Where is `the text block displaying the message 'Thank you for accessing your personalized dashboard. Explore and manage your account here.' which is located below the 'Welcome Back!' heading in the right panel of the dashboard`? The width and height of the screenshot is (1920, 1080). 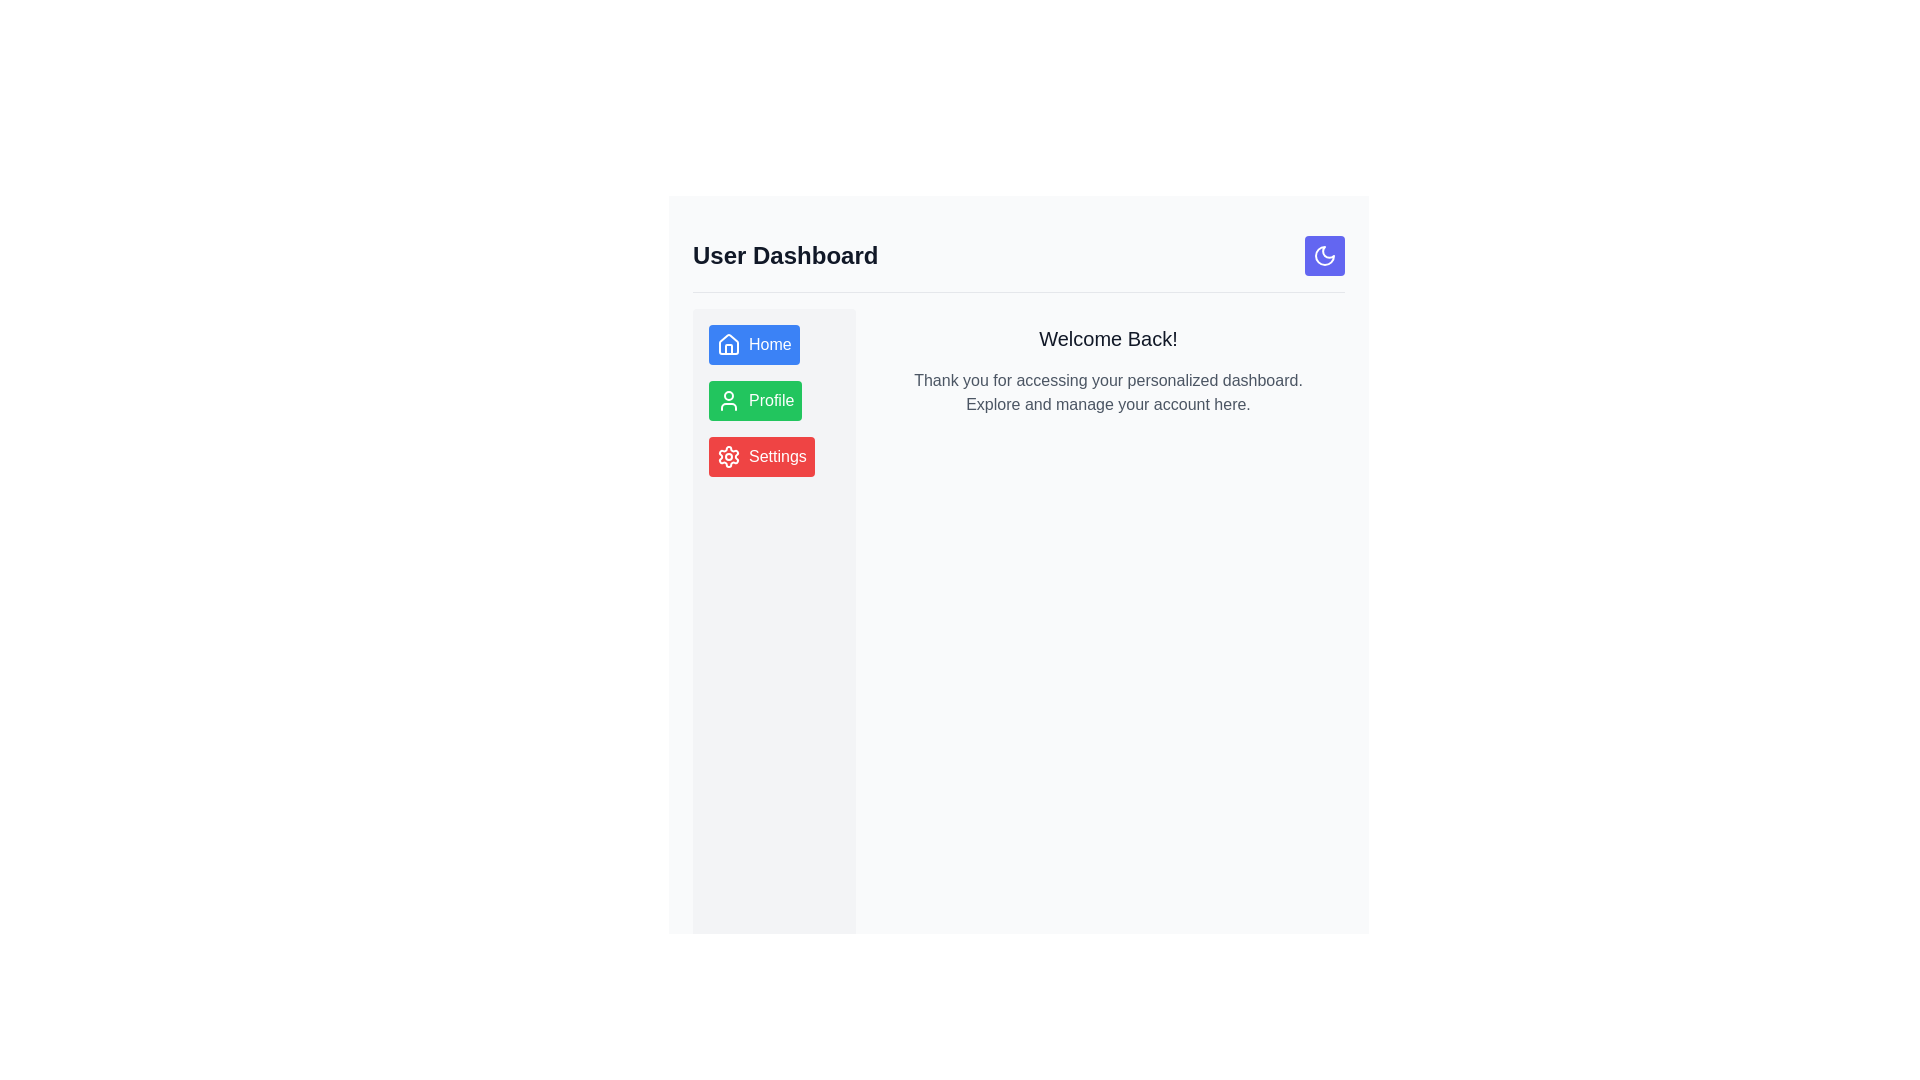 the text block displaying the message 'Thank you for accessing your personalized dashboard. Explore and manage your account here.' which is located below the 'Welcome Back!' heading in the right panel of the dashboard is located at coordinates (1107, 393).